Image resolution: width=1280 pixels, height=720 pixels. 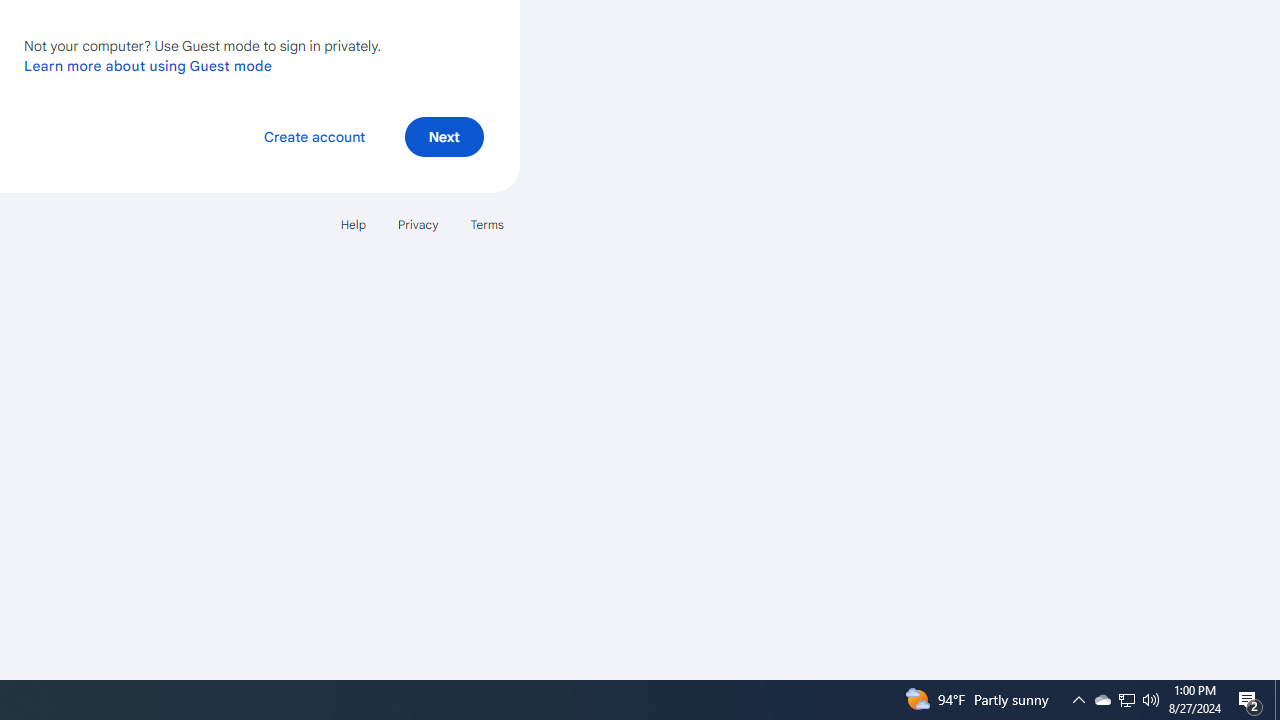 What do you see at coordinates (313, 135) in the screenshot?
I see `'Create account'` at bounding box center [313, 135].